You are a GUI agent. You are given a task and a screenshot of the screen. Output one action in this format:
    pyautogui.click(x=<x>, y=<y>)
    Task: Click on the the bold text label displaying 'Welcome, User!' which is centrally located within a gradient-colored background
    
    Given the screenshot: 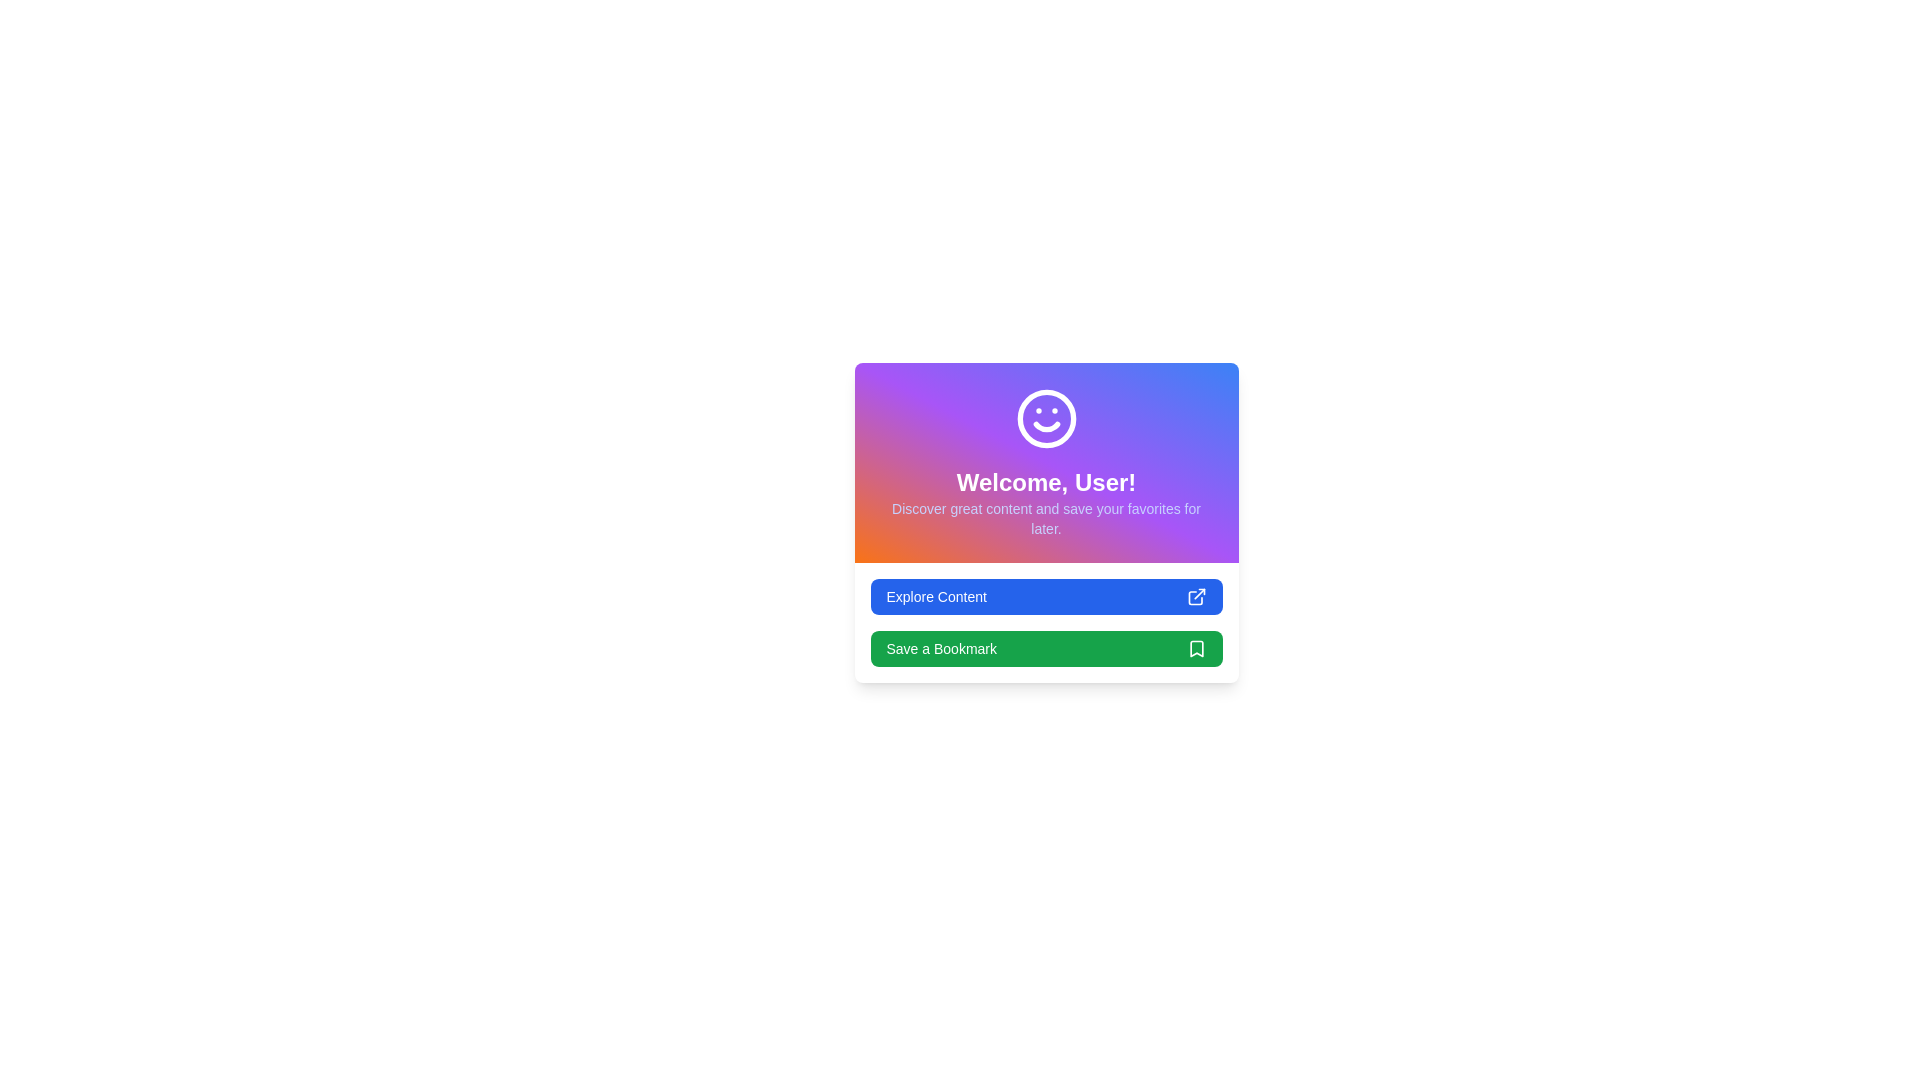 What is the action you would take?
    pyautogui.click(x=1045, y=482)
    